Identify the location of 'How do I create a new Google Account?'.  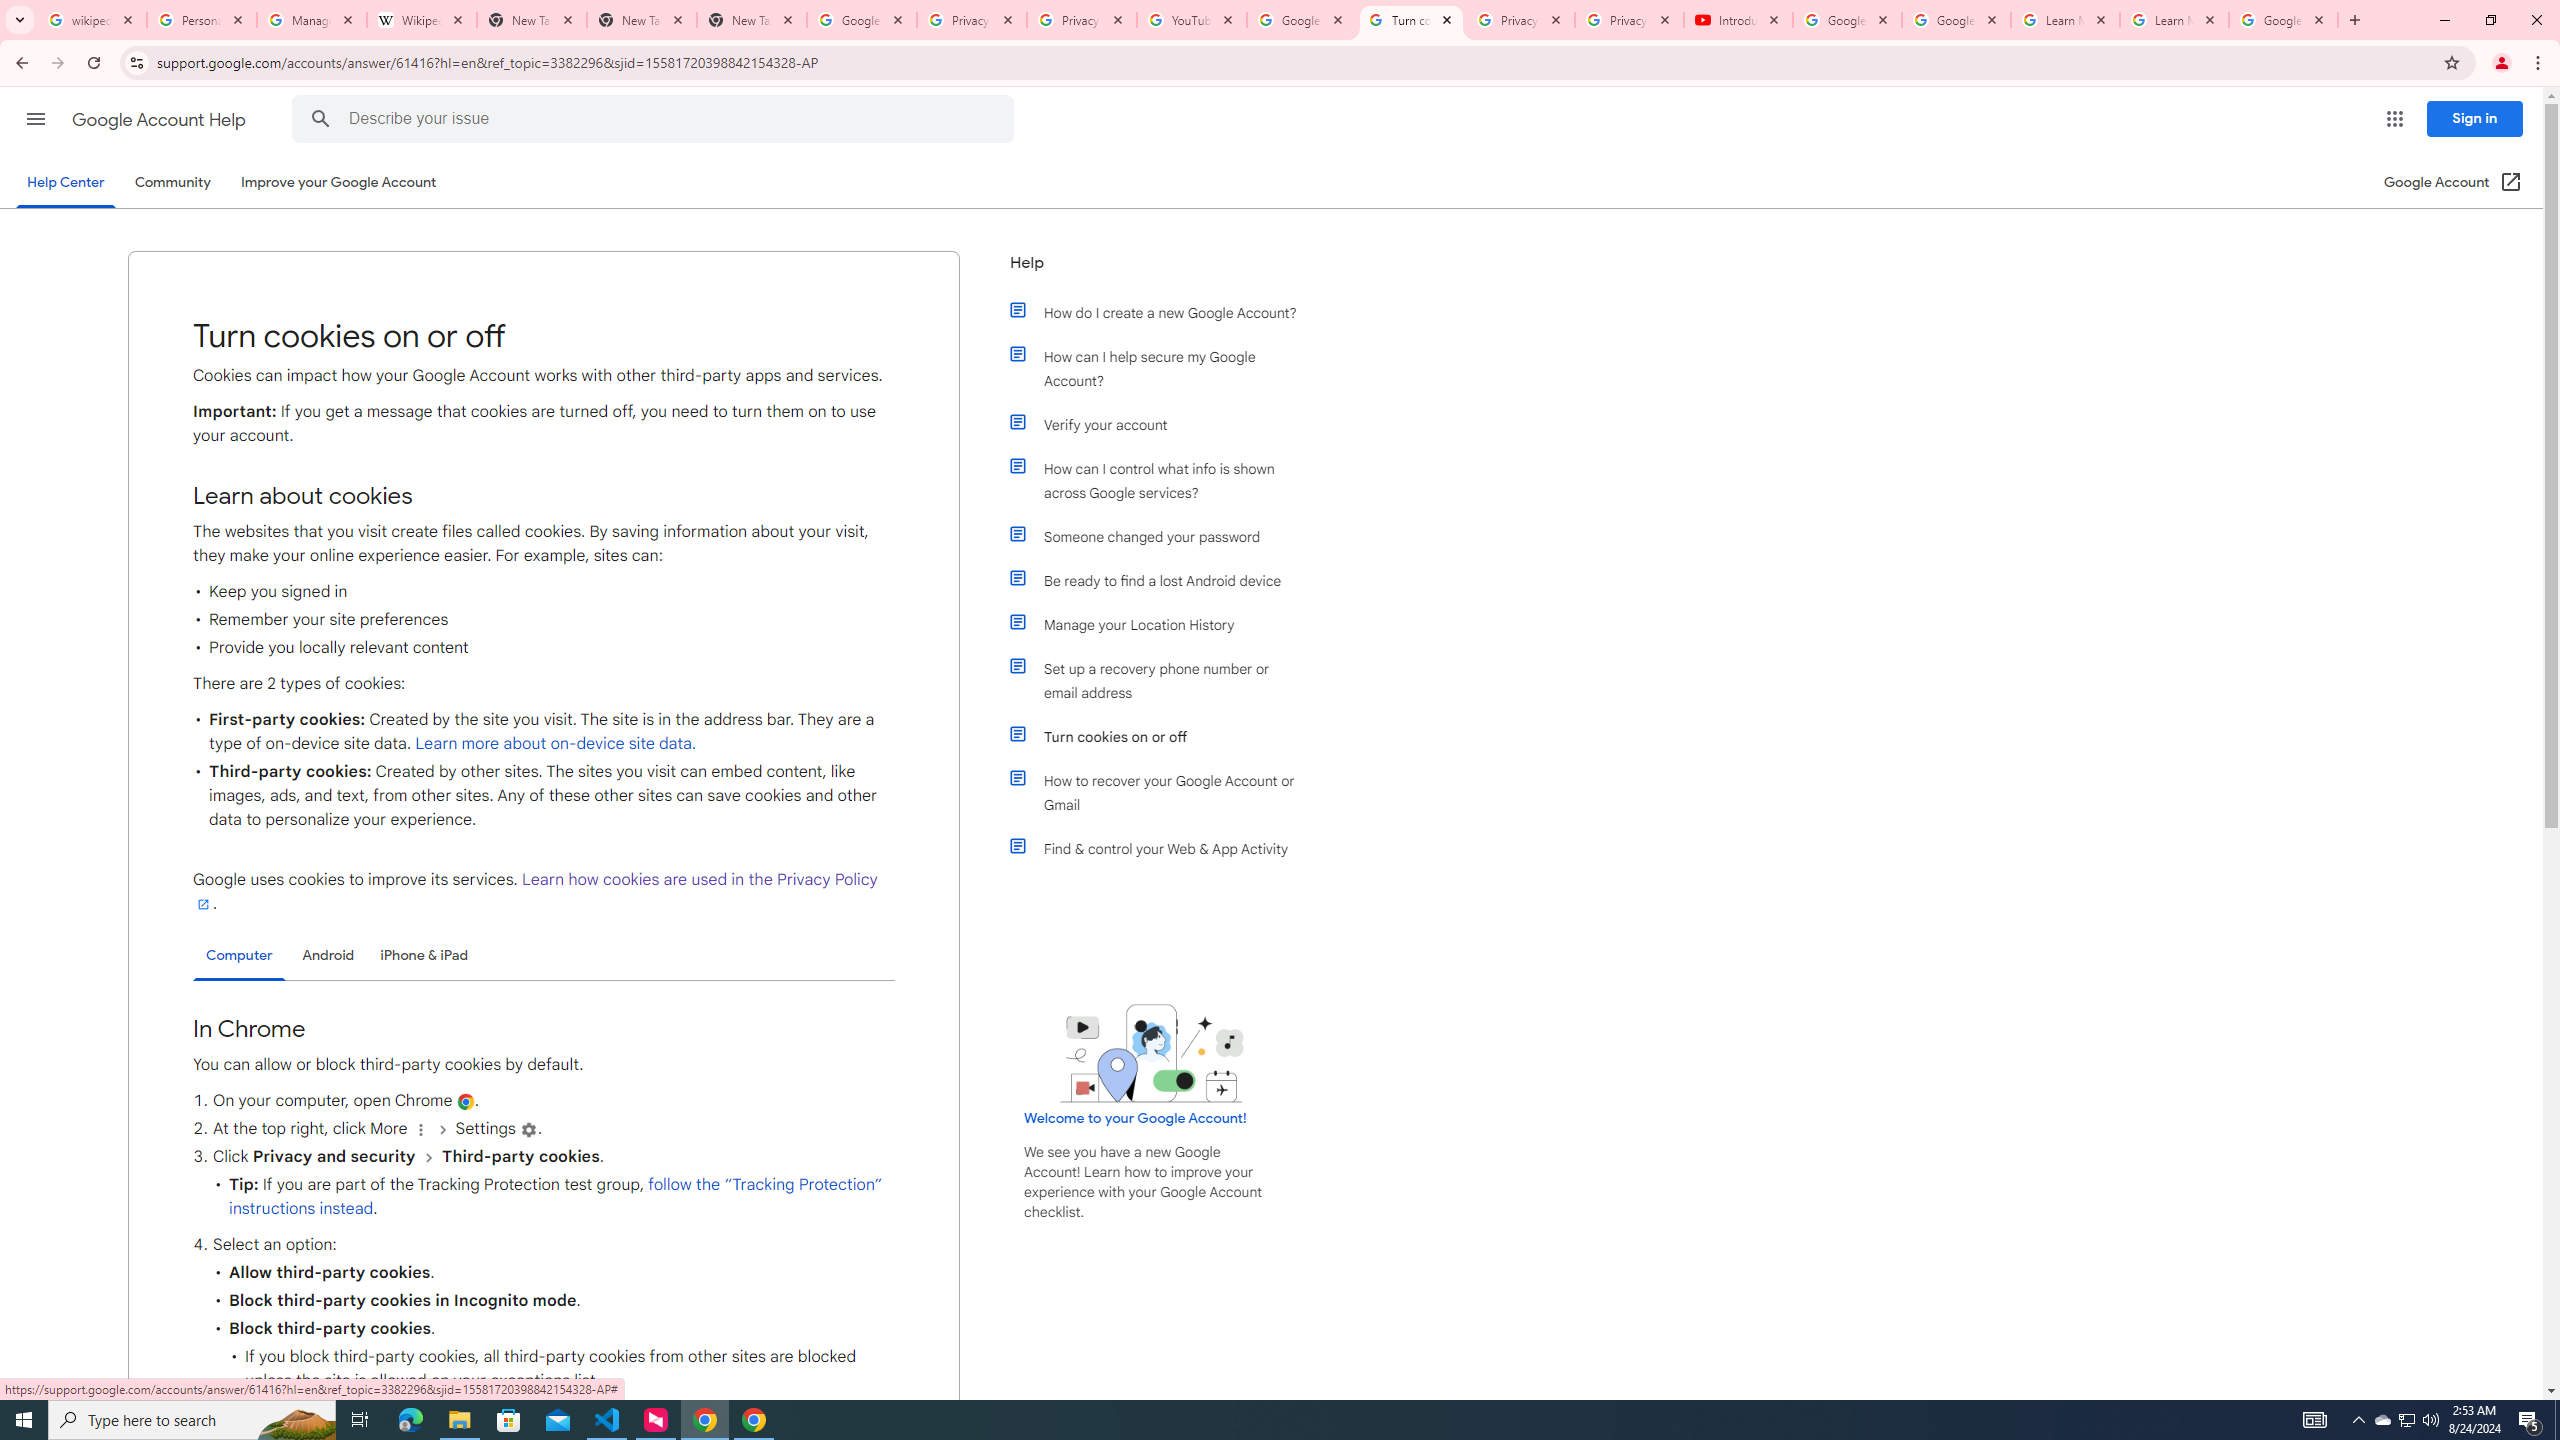
(1162, 313).